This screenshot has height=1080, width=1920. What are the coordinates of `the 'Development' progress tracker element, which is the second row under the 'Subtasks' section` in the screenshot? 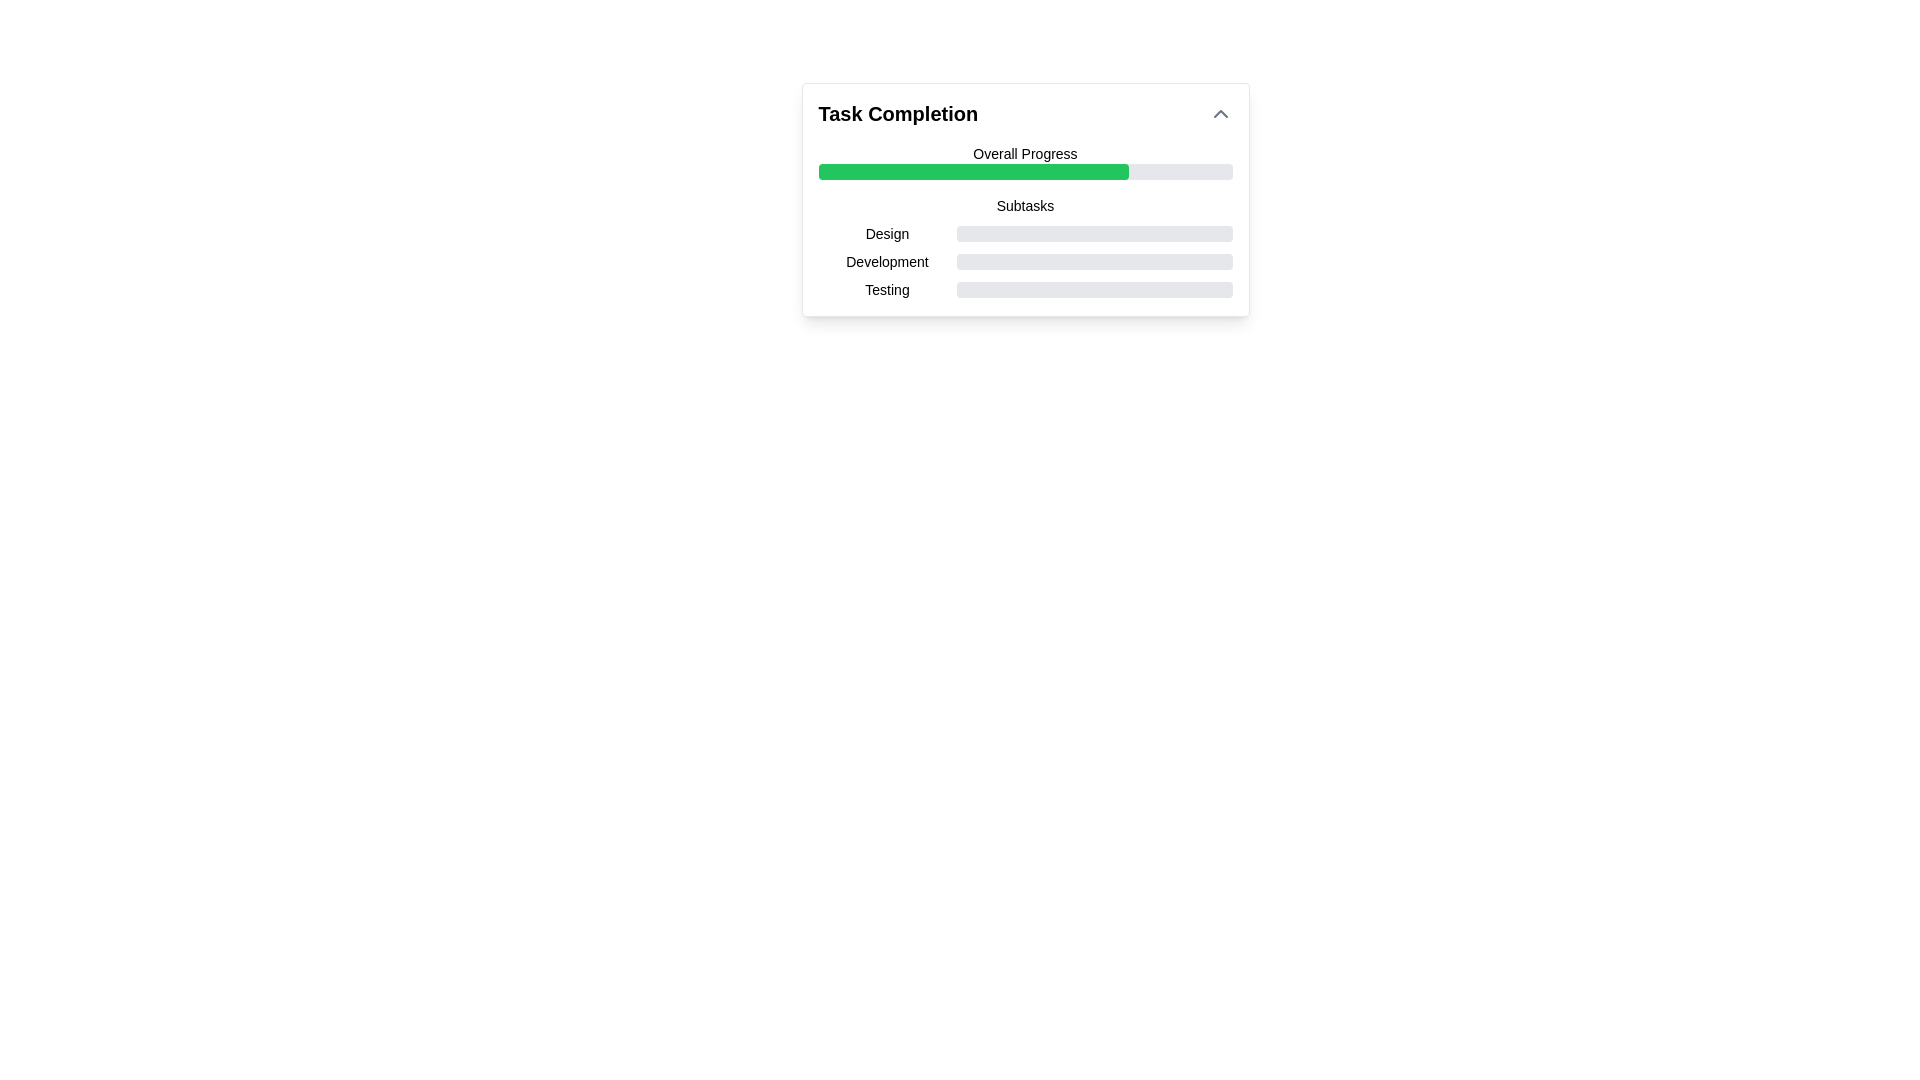 It's located at (1025, 261).